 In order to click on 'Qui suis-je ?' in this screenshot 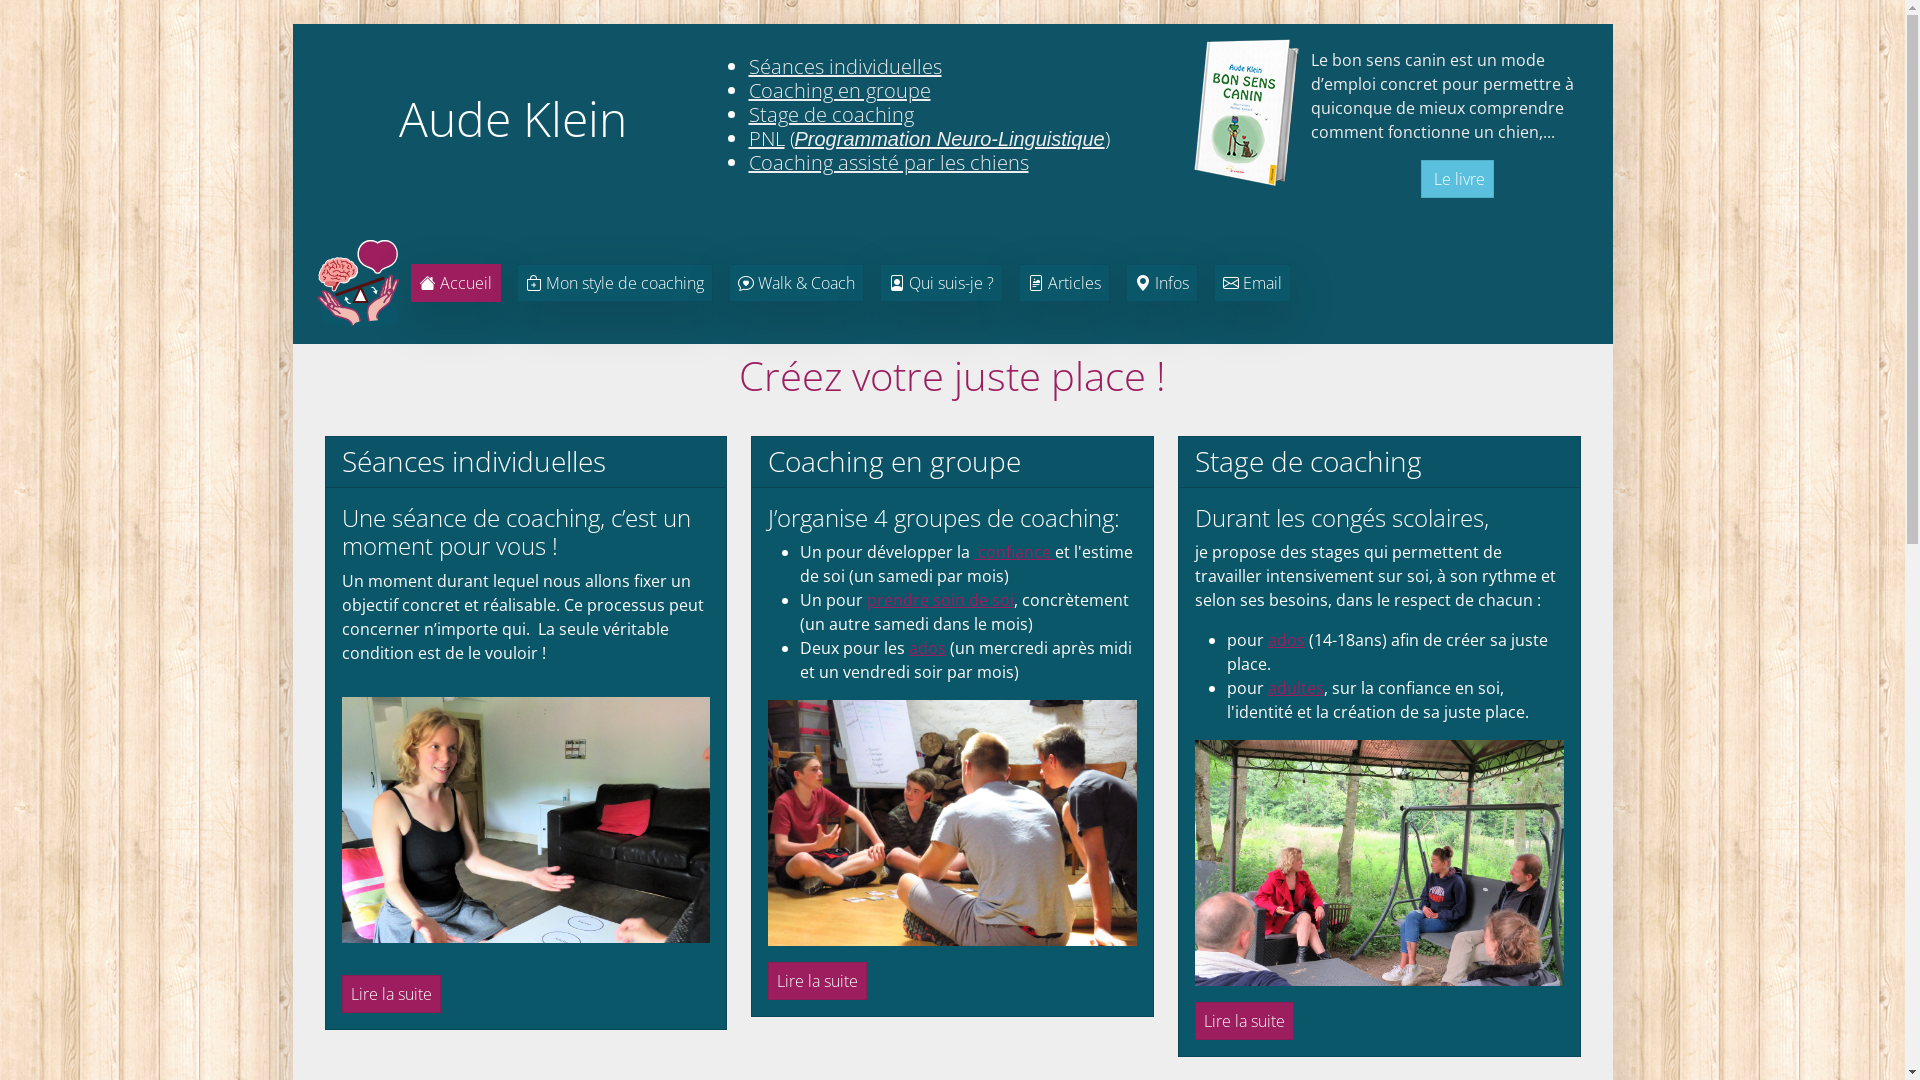, I will do `click(940, 282)`.